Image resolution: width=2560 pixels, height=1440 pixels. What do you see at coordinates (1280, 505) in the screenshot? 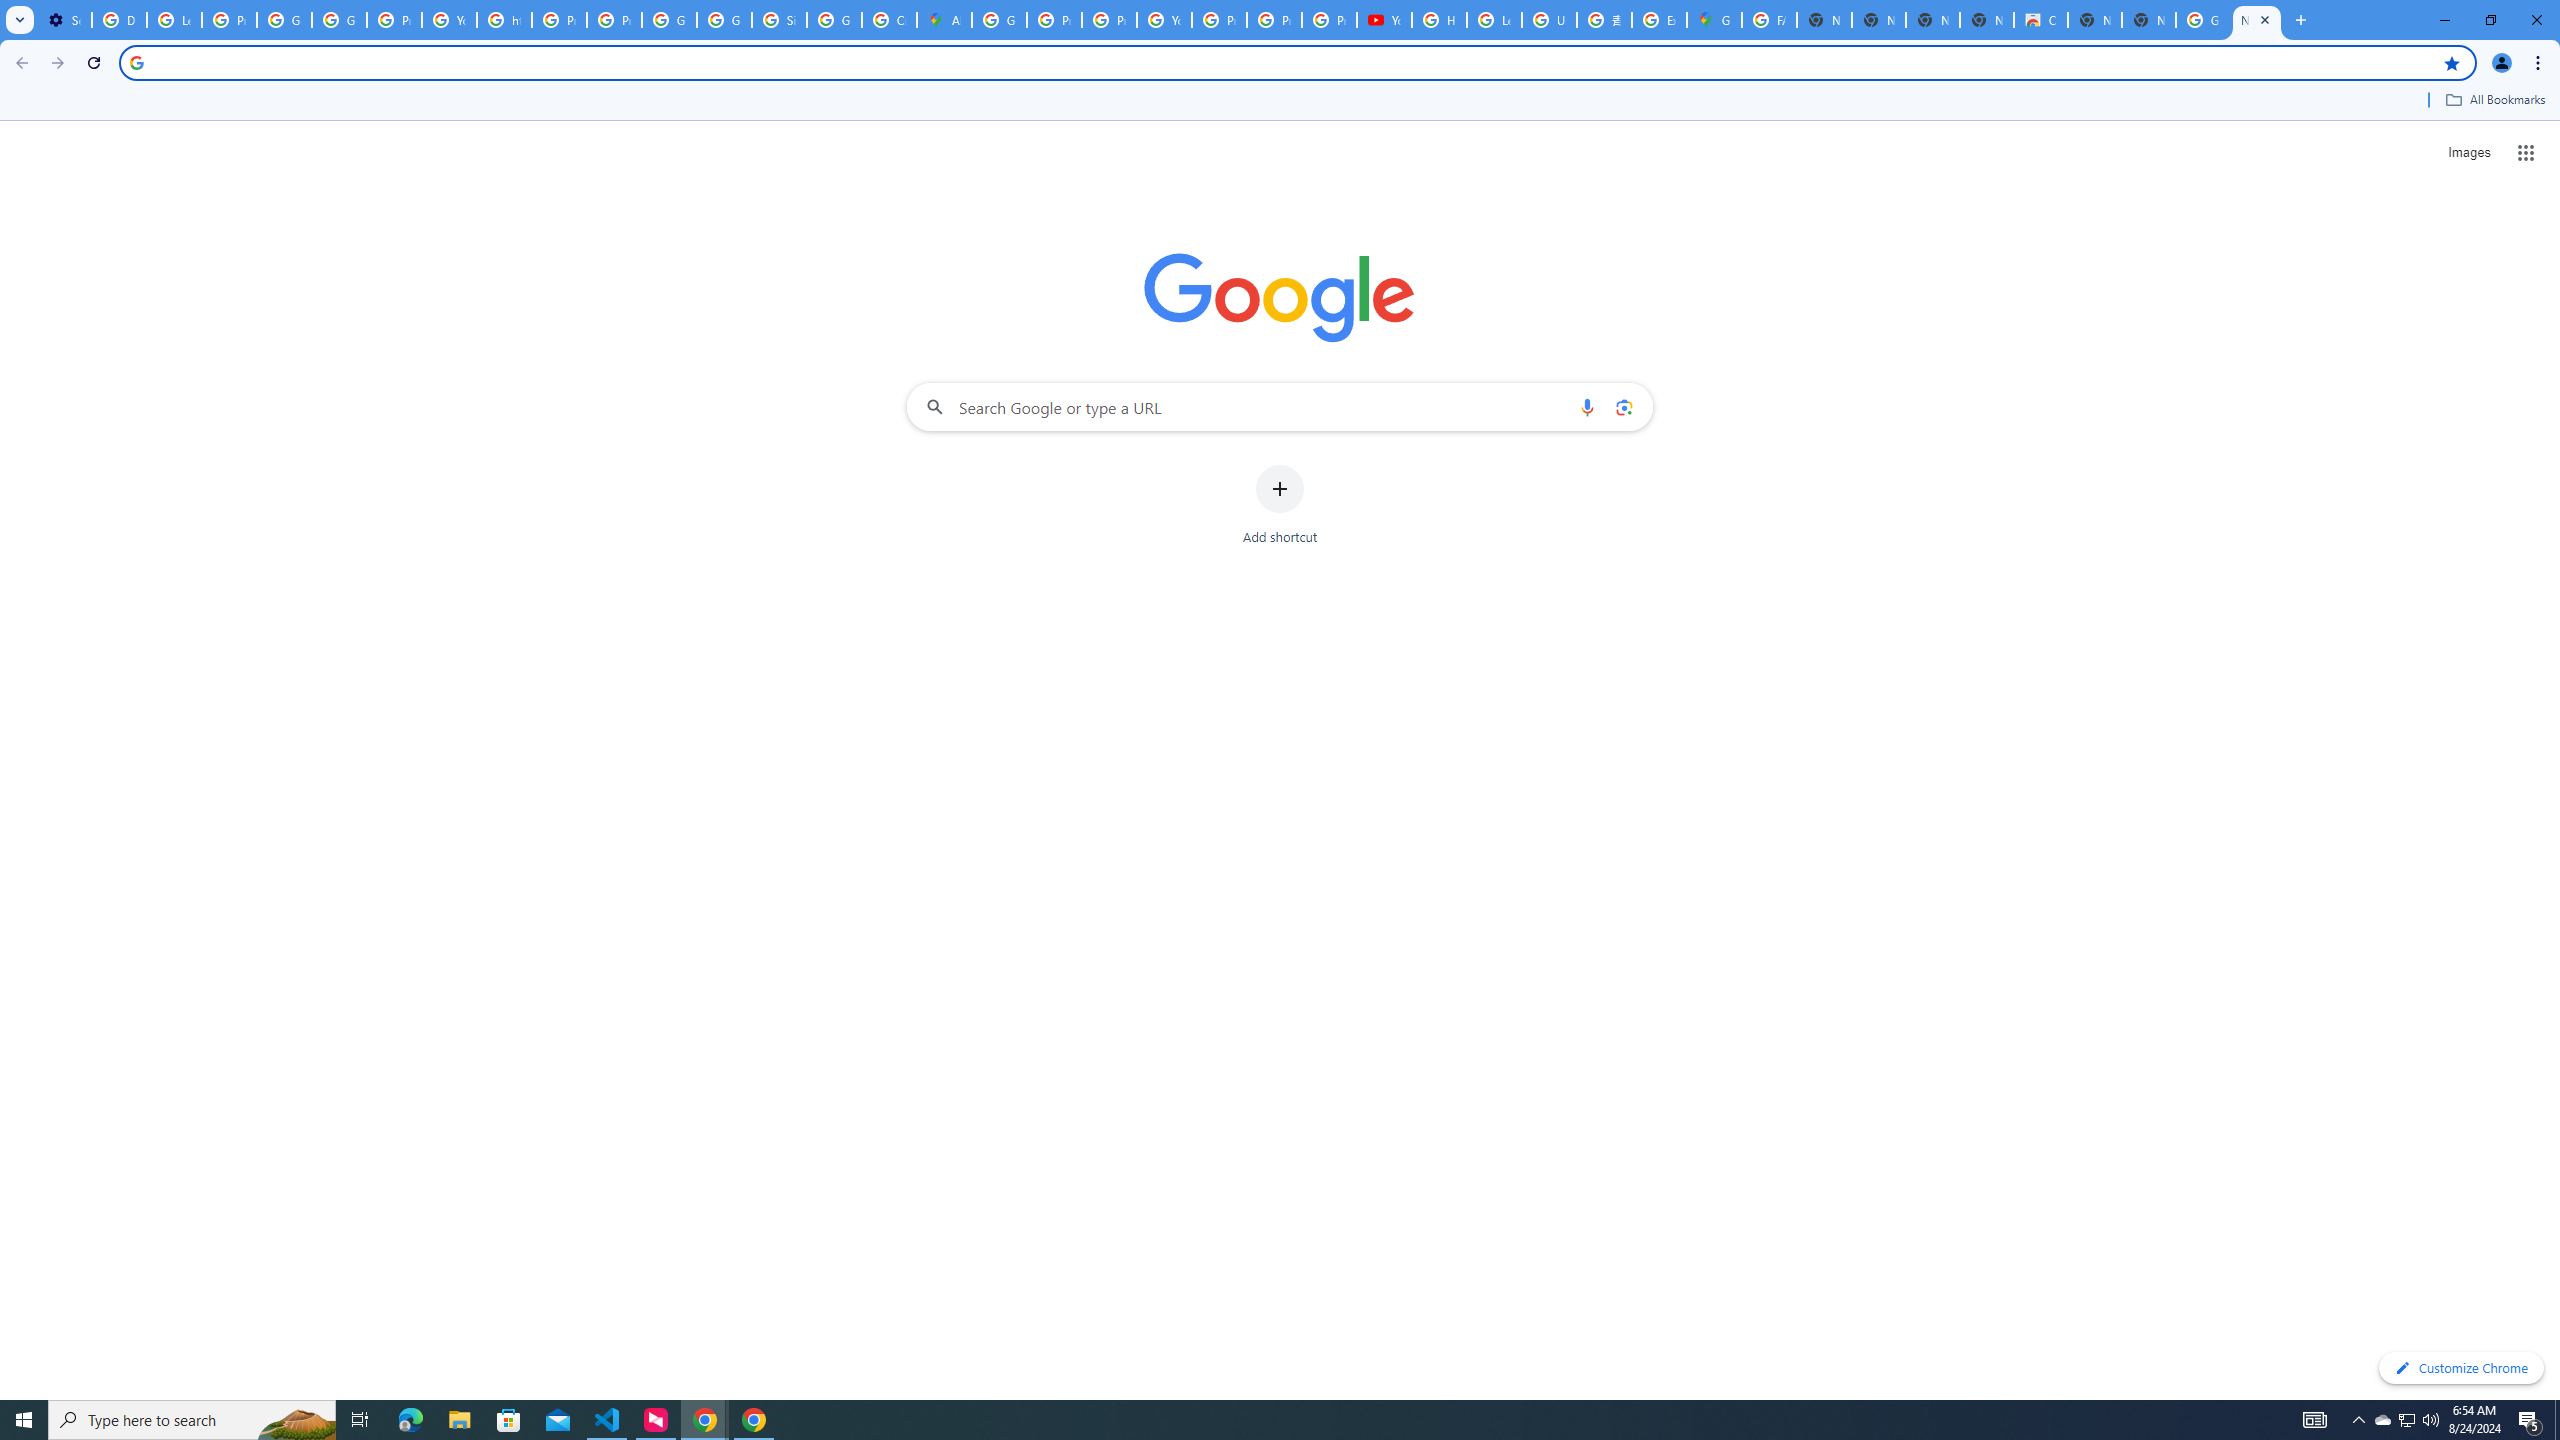
I see `'Add shortcut'` at bounding box center [1280, 505].